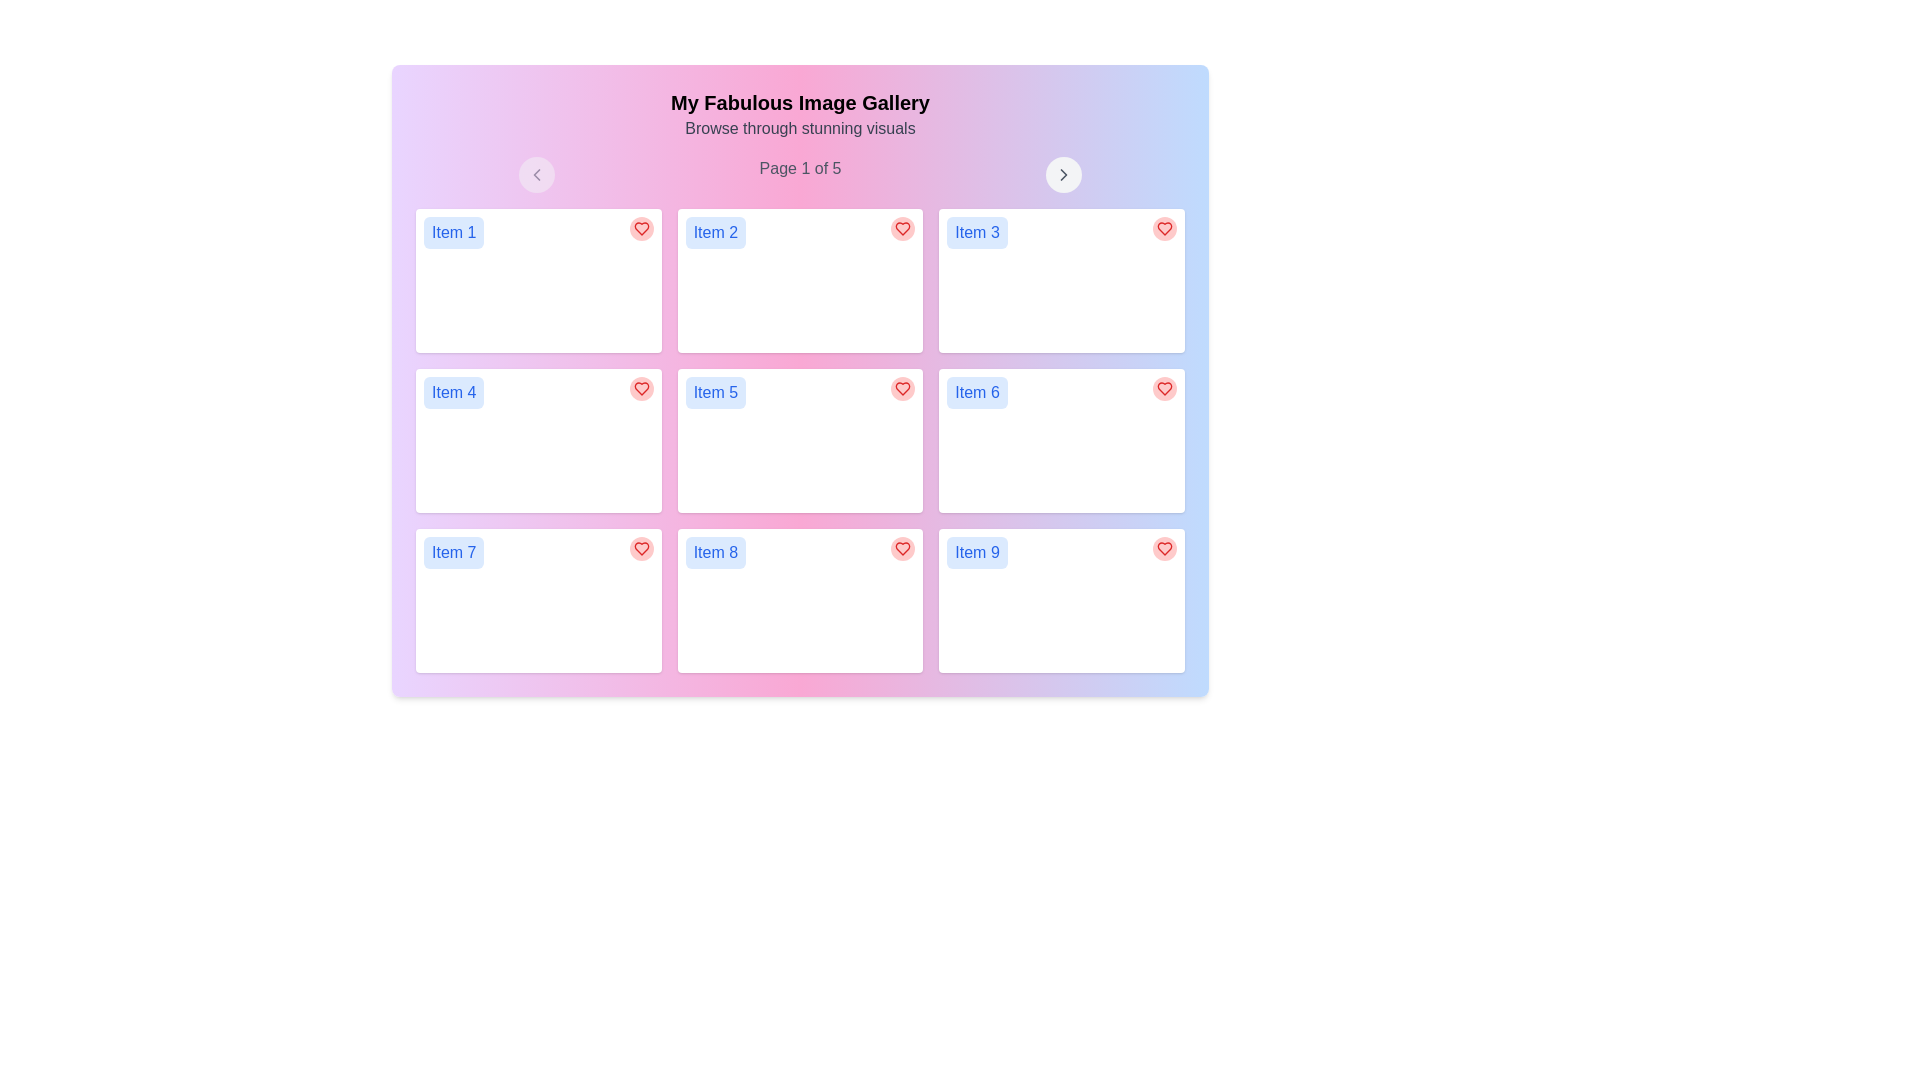 The width and height of the screenshot is (1920, 1080). What do you see at coordinates (1165, 389) in the screenshot?
I see `the 'like' or 'favorite' icon button located in the second row and third column of the 3x3 grid layout of cards` at bounding box center [1165, 389].